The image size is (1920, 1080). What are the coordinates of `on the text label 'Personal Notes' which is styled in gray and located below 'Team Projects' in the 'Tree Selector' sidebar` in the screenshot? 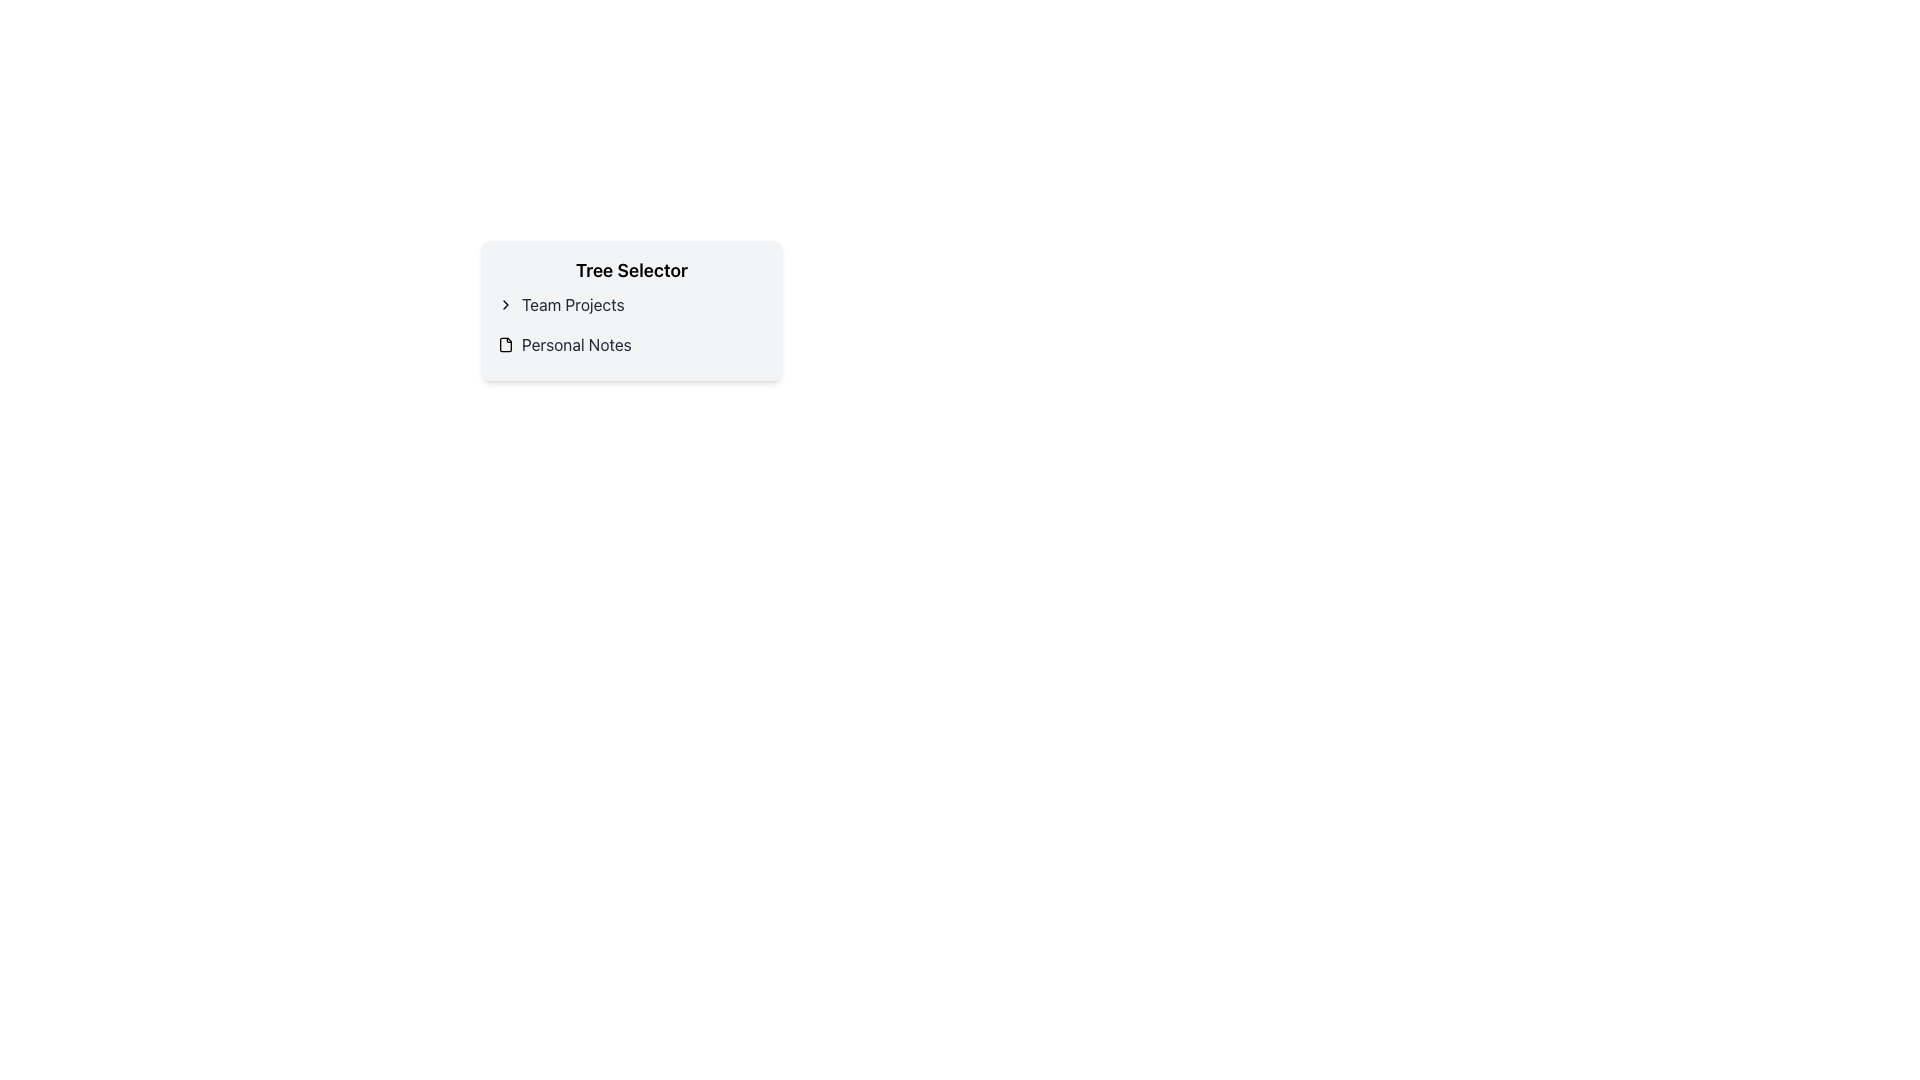 It's located at (575, 343).